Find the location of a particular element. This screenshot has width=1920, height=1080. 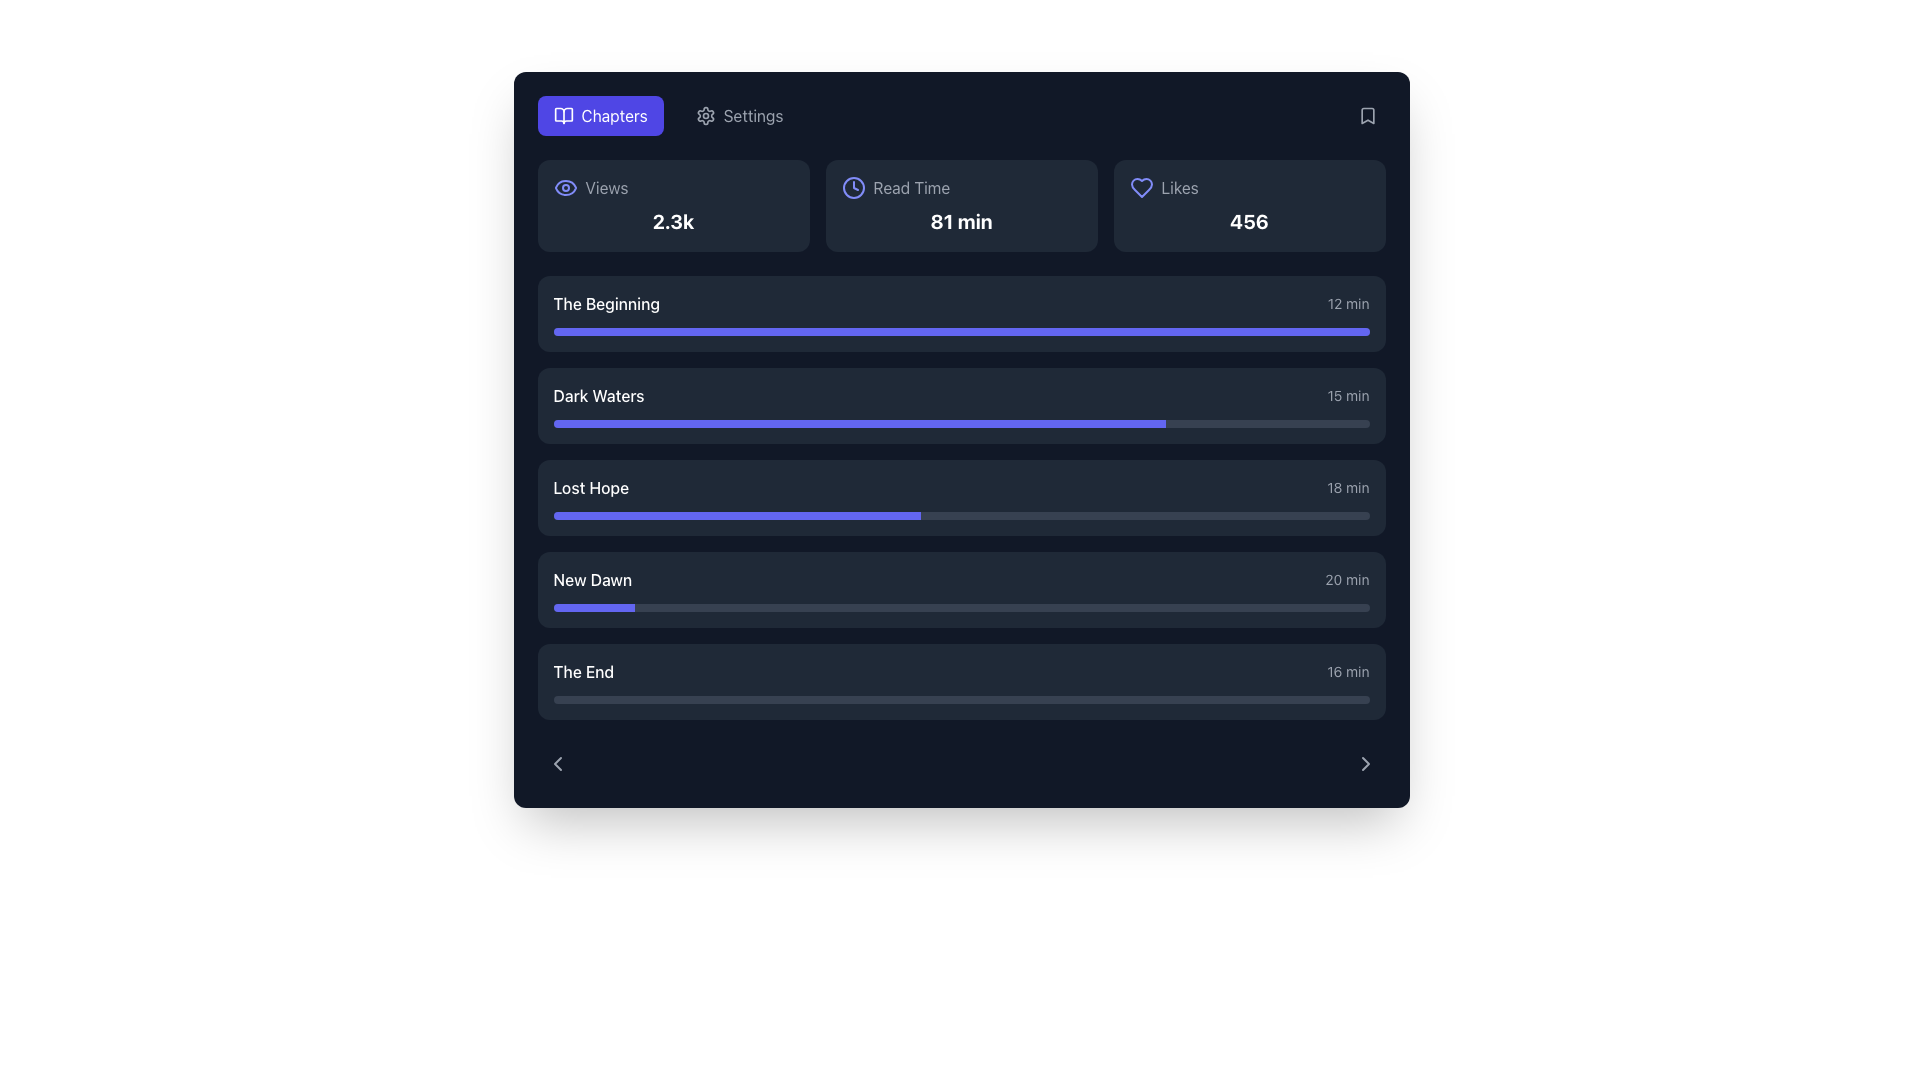

the cogwheel icon in the settings menu, located to the left of the 'Settings' label in the navigation bar is located at coordinates (705, 115).